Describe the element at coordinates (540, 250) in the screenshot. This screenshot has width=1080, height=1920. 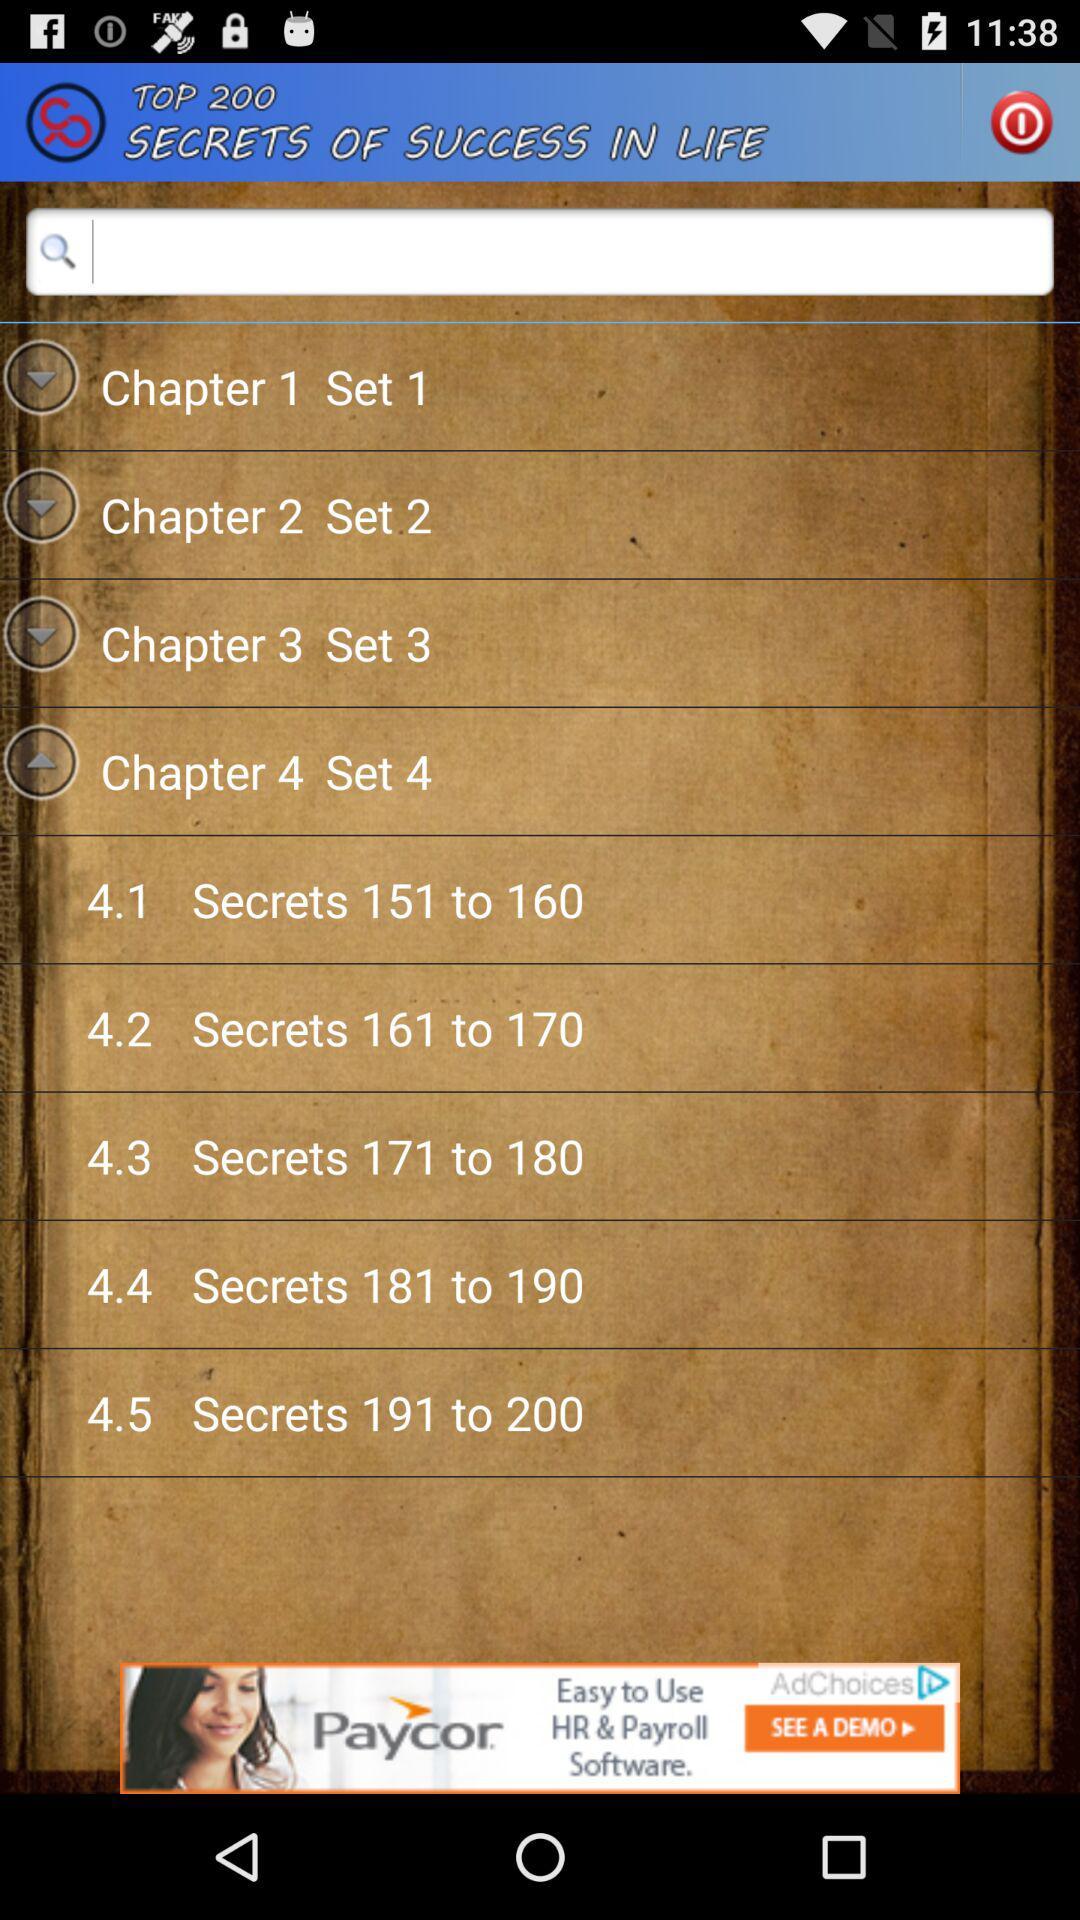
I see `the search option` at that location.